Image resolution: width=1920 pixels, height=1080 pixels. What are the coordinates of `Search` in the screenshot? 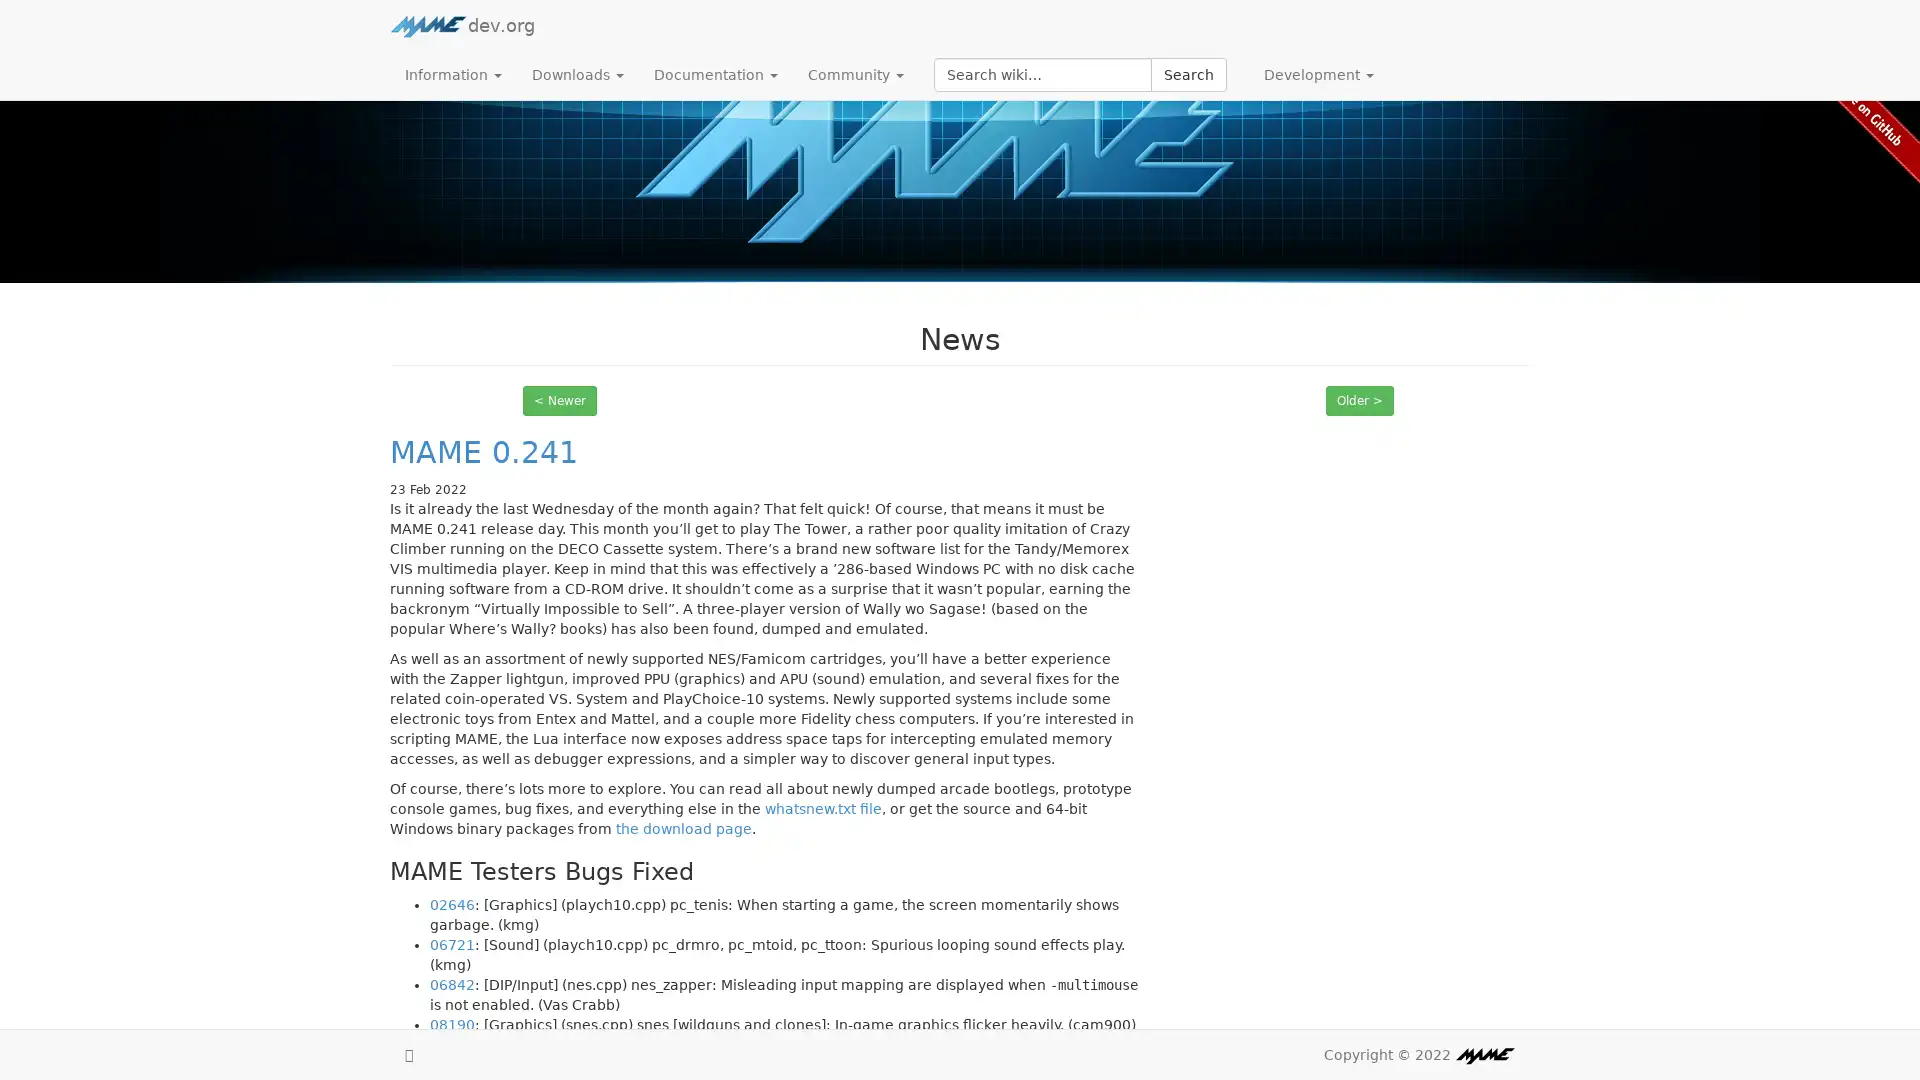 It's located at (1189, 73).